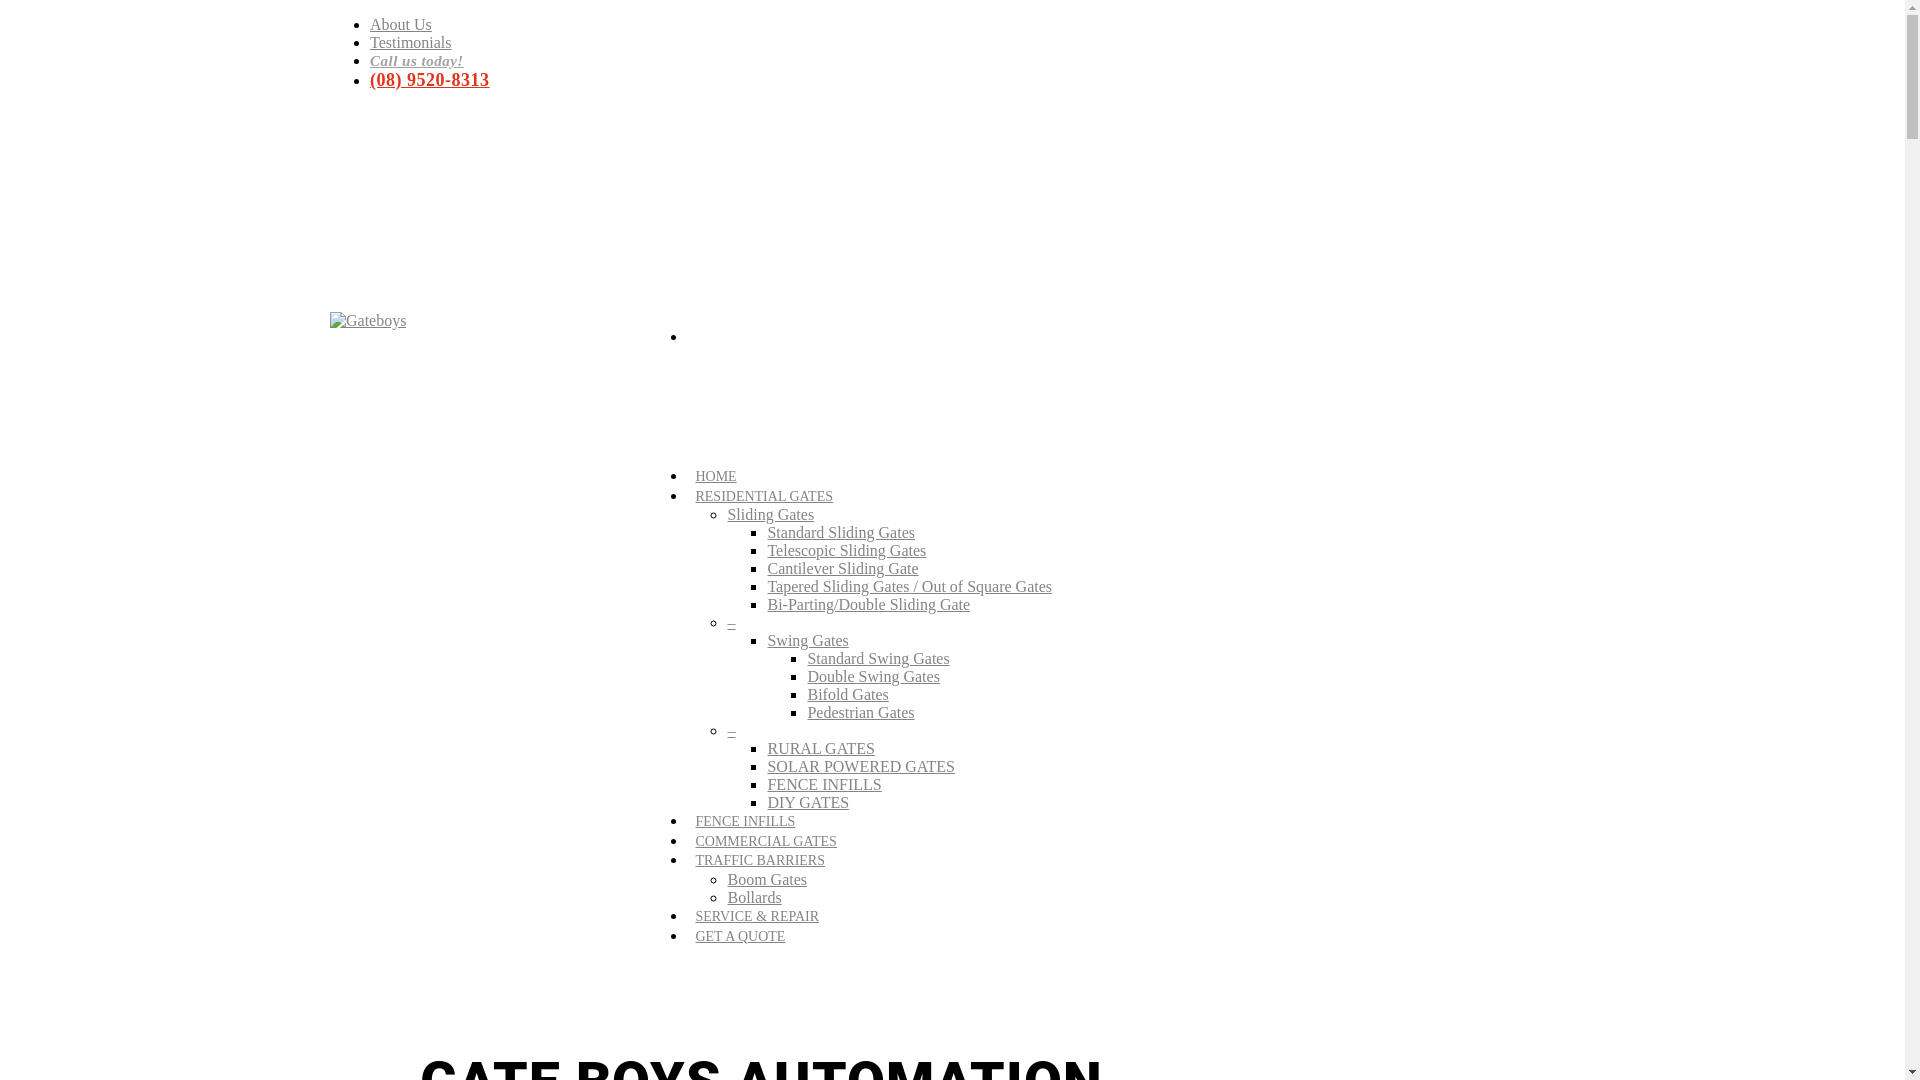 The height and width of the screenshot is (1080, 1920). I want to click on '(08) 9520-8313', so click(428, 79).